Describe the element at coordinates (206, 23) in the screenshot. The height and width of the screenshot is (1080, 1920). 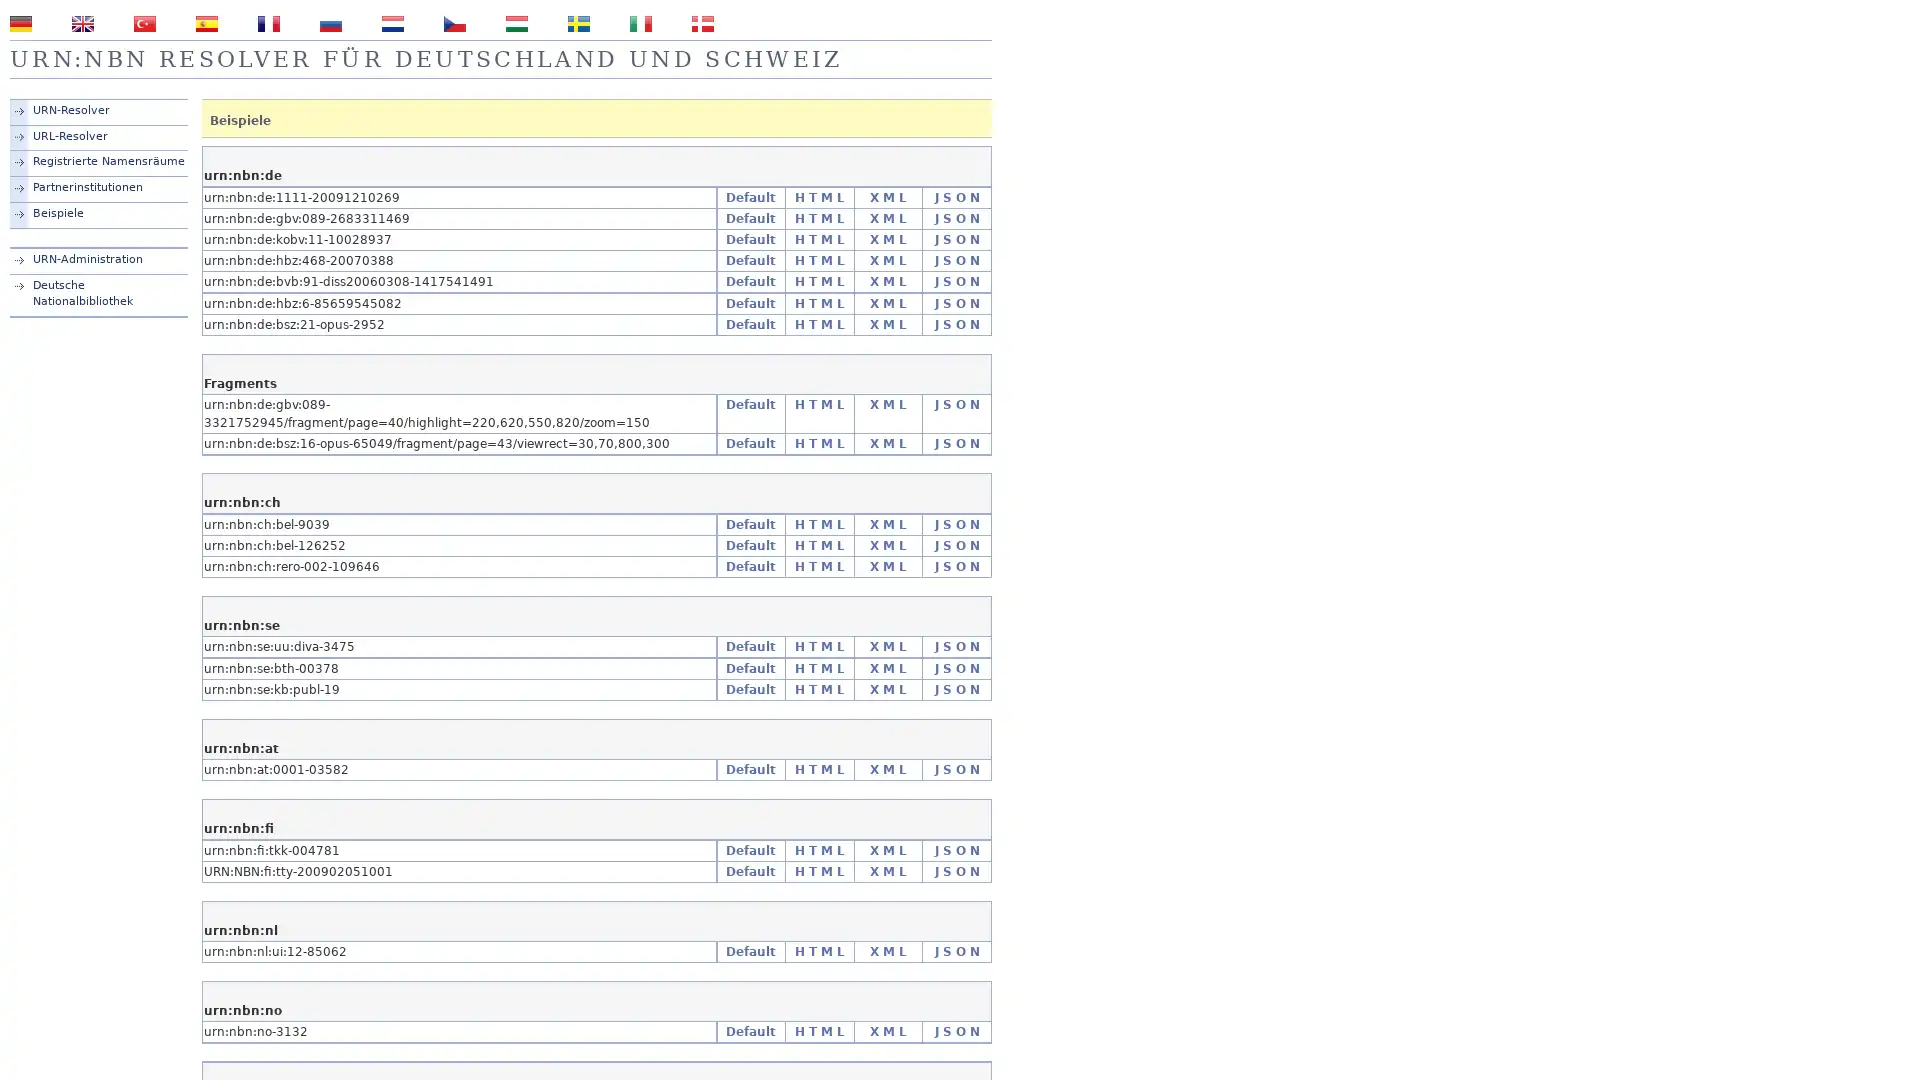
I see `es` at that location.